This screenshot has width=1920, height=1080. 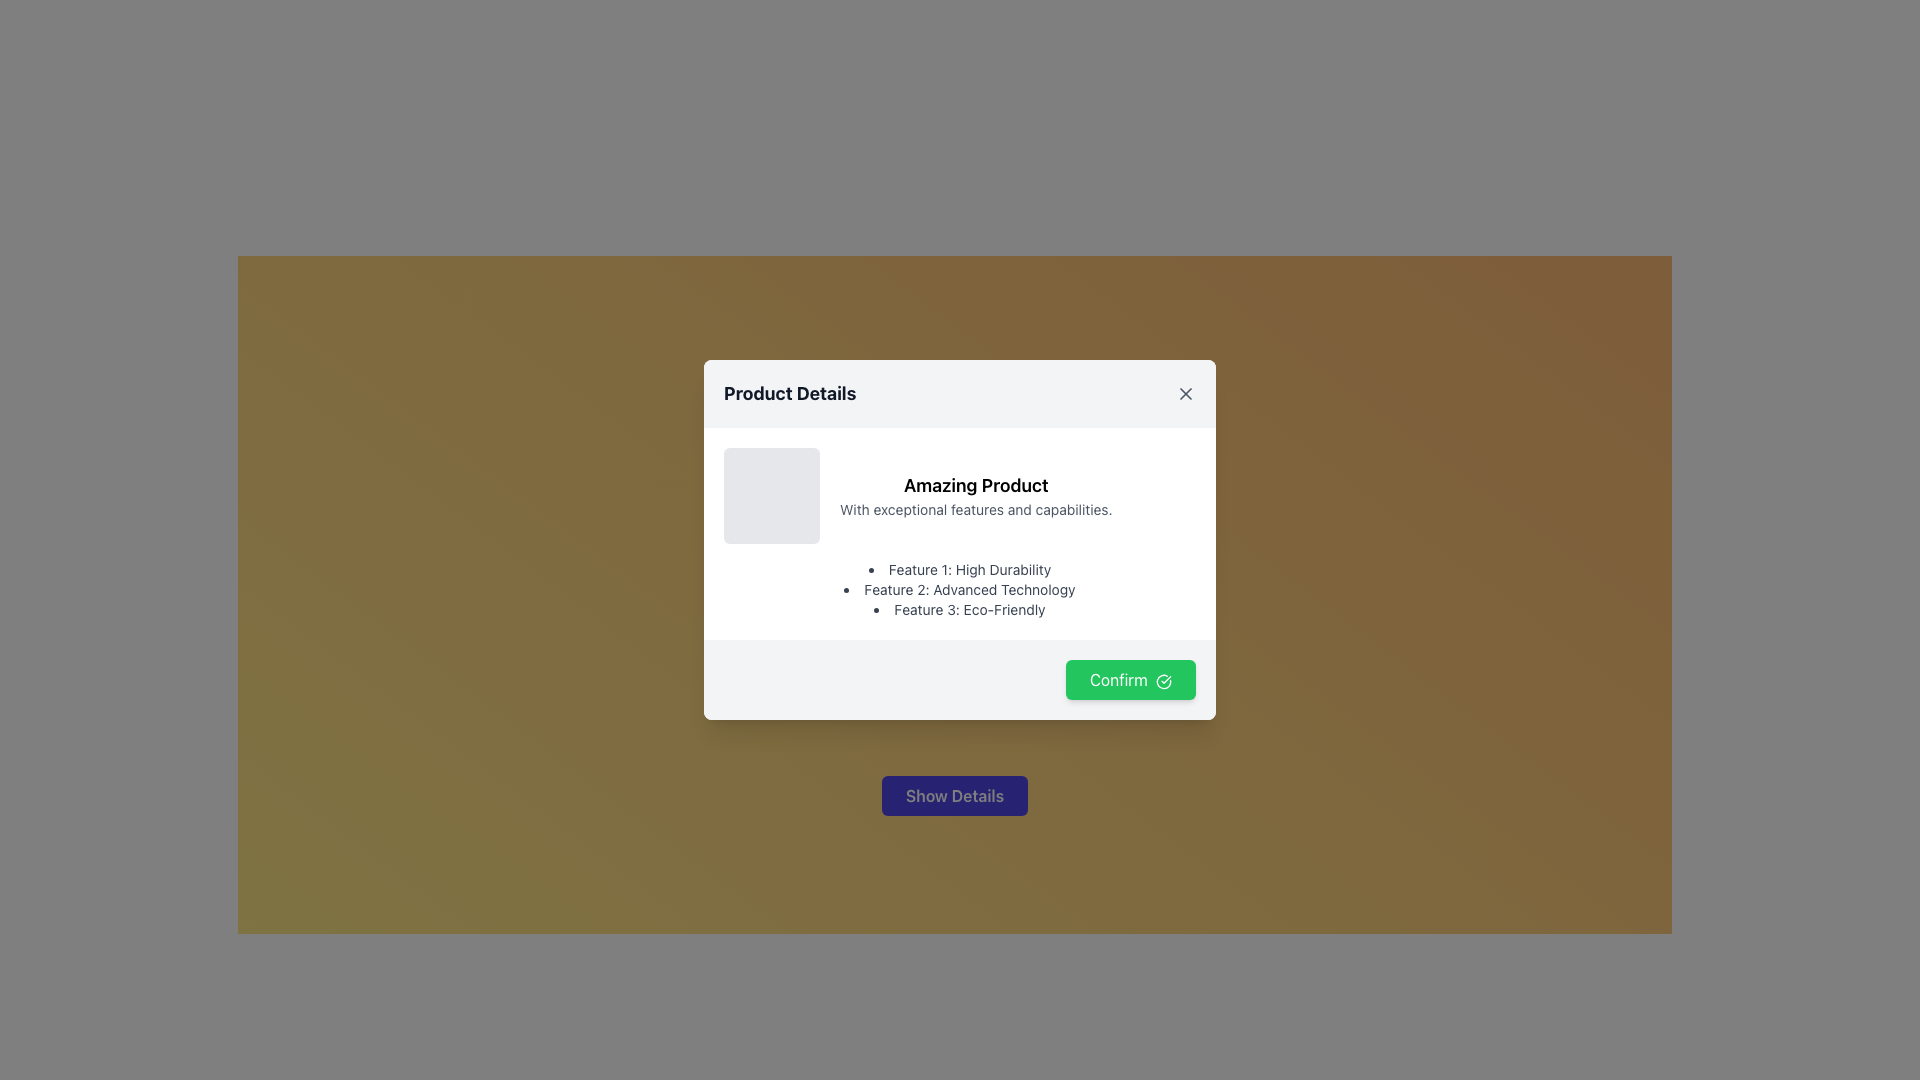 I want to click on text from the informational content block titled 'Amazing Product' located in the center of the 'Product Details' dialog, so click(x=960, y=495).